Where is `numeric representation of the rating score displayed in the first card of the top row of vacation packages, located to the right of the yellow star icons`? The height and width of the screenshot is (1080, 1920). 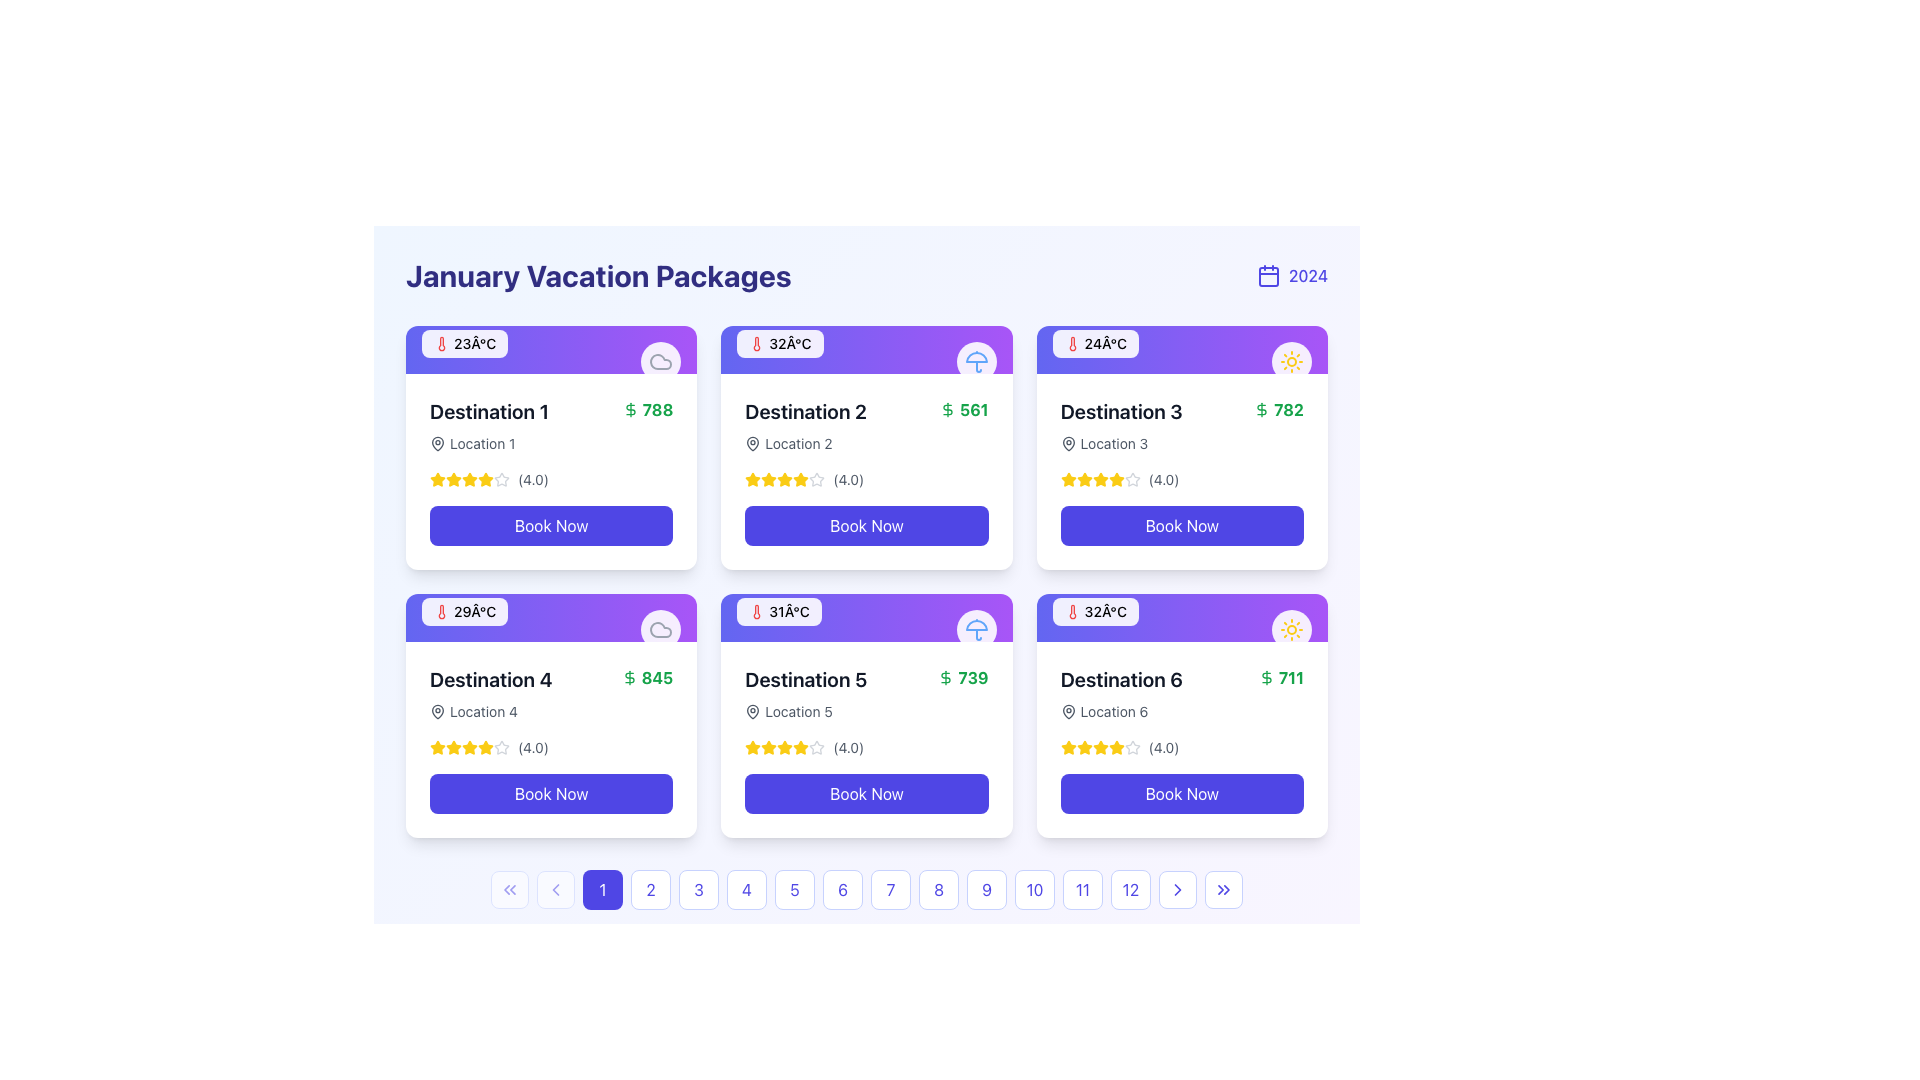 numeric representation of the rating score displayed in the first card of the top row of vacation packages, located to the right of the yellow star icons is located at coordinates (533, 479).